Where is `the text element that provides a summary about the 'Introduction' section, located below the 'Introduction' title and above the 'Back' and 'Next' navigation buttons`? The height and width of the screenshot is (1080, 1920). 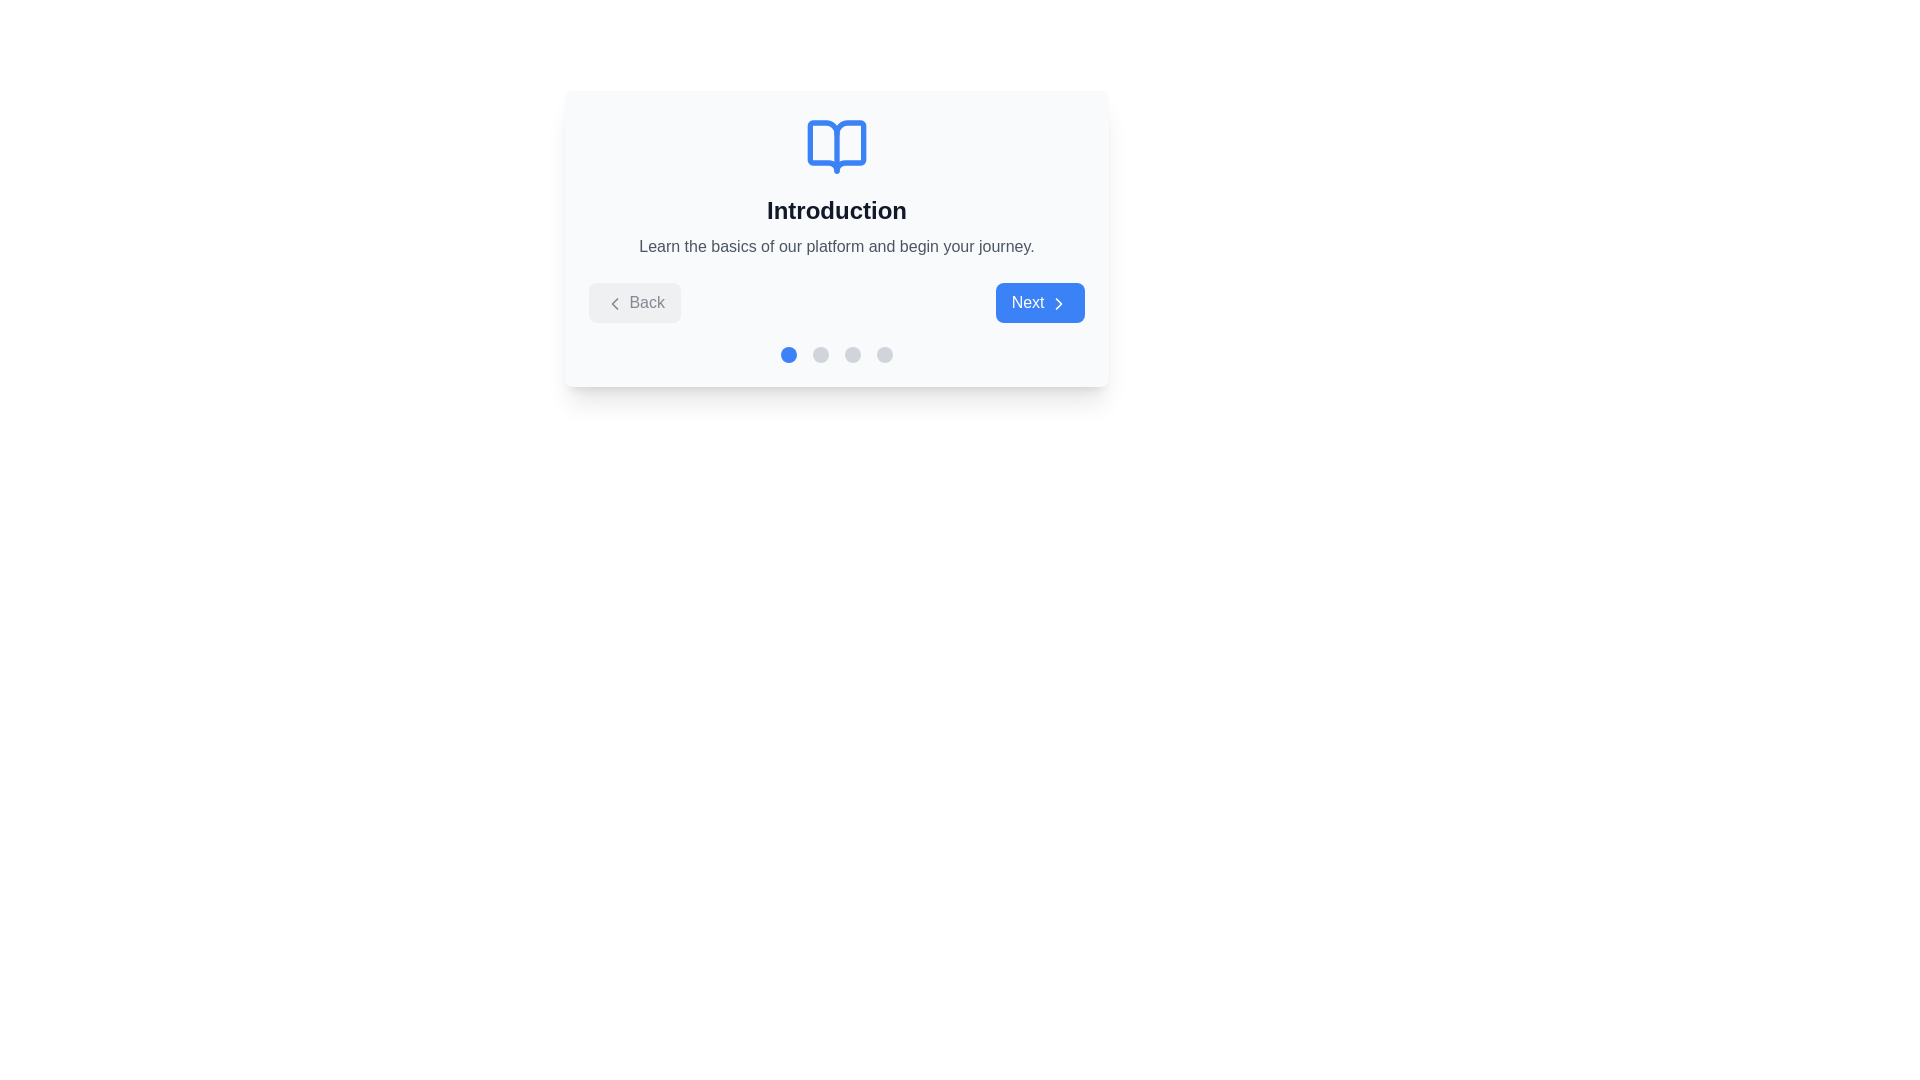 the text element that provides a summary about the 'Introduction' section, located below the 'Introduction' title and above the 'Back' and 'Next' navigation buttons is located at coordinates (836, 245).